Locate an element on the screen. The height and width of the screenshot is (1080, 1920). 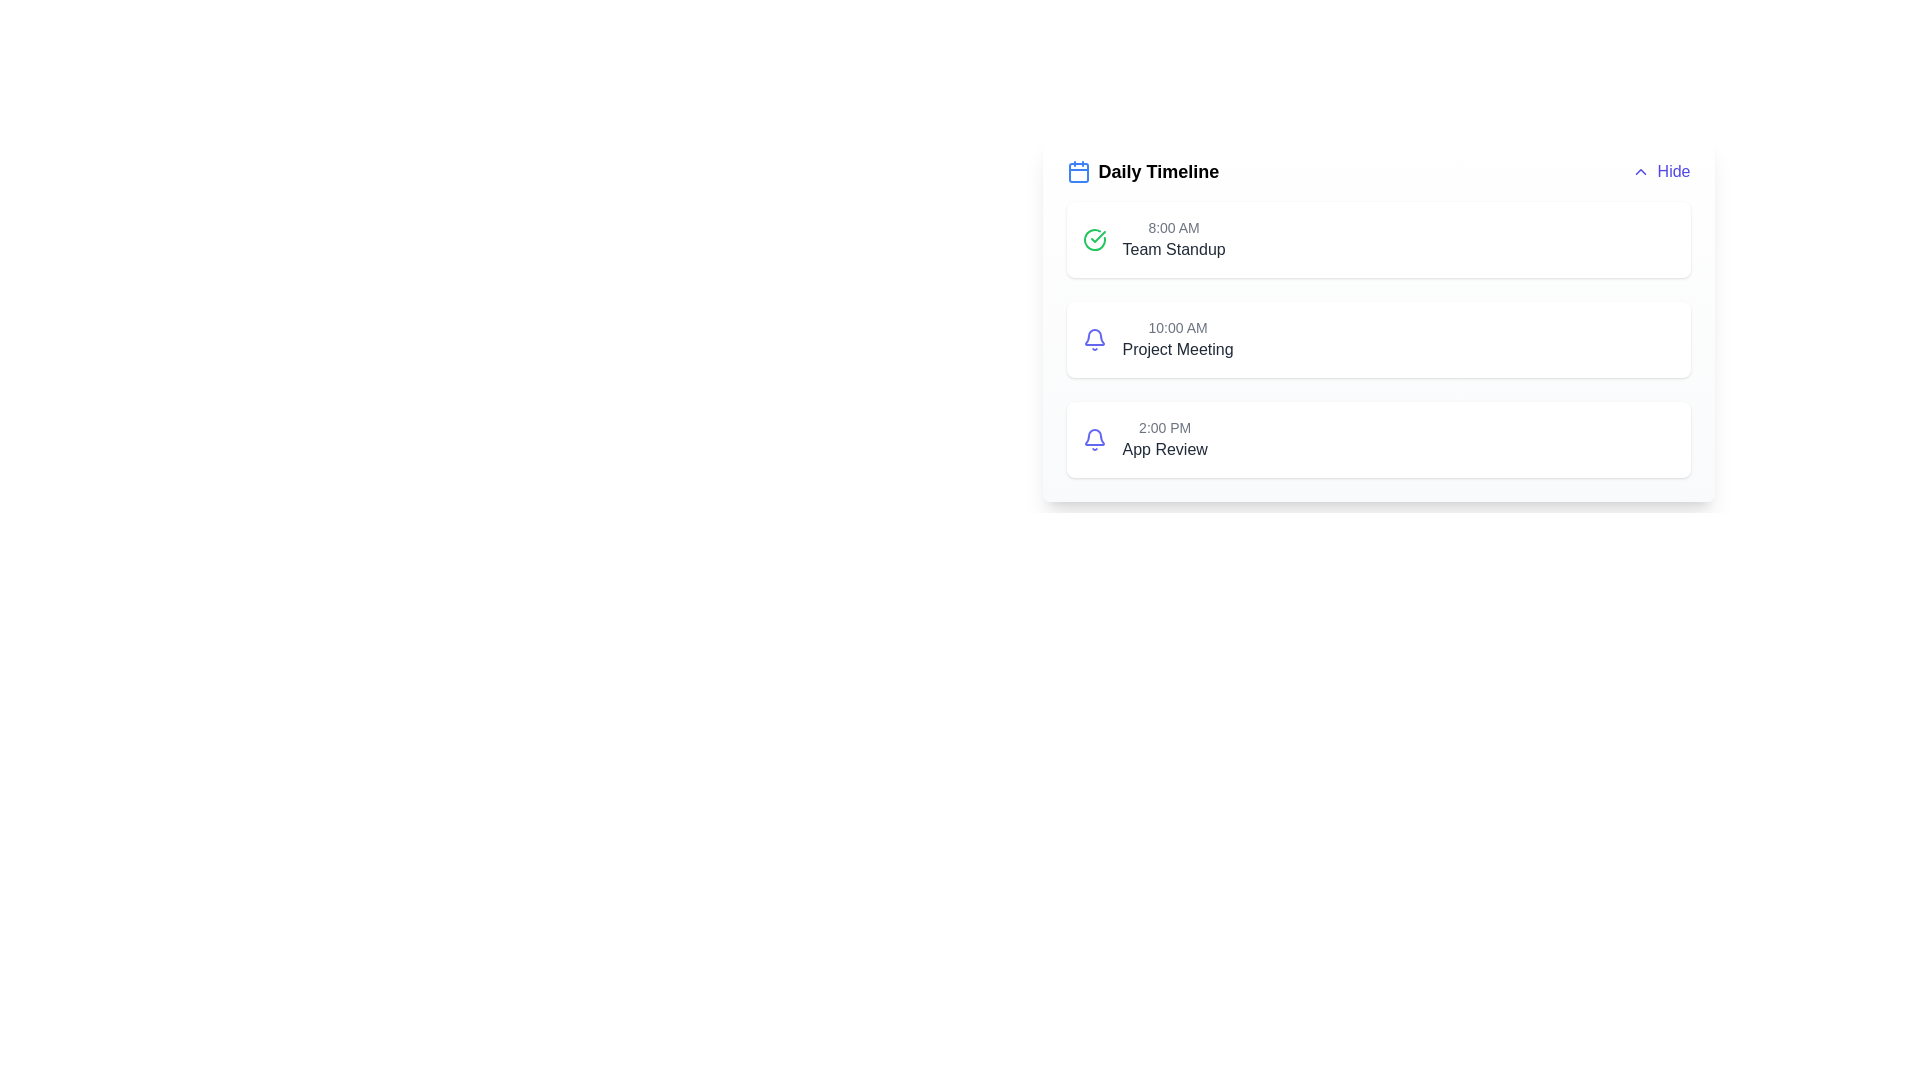
the 'Daily Timeline' header with icon and text is located at coordinates (1142, 171).